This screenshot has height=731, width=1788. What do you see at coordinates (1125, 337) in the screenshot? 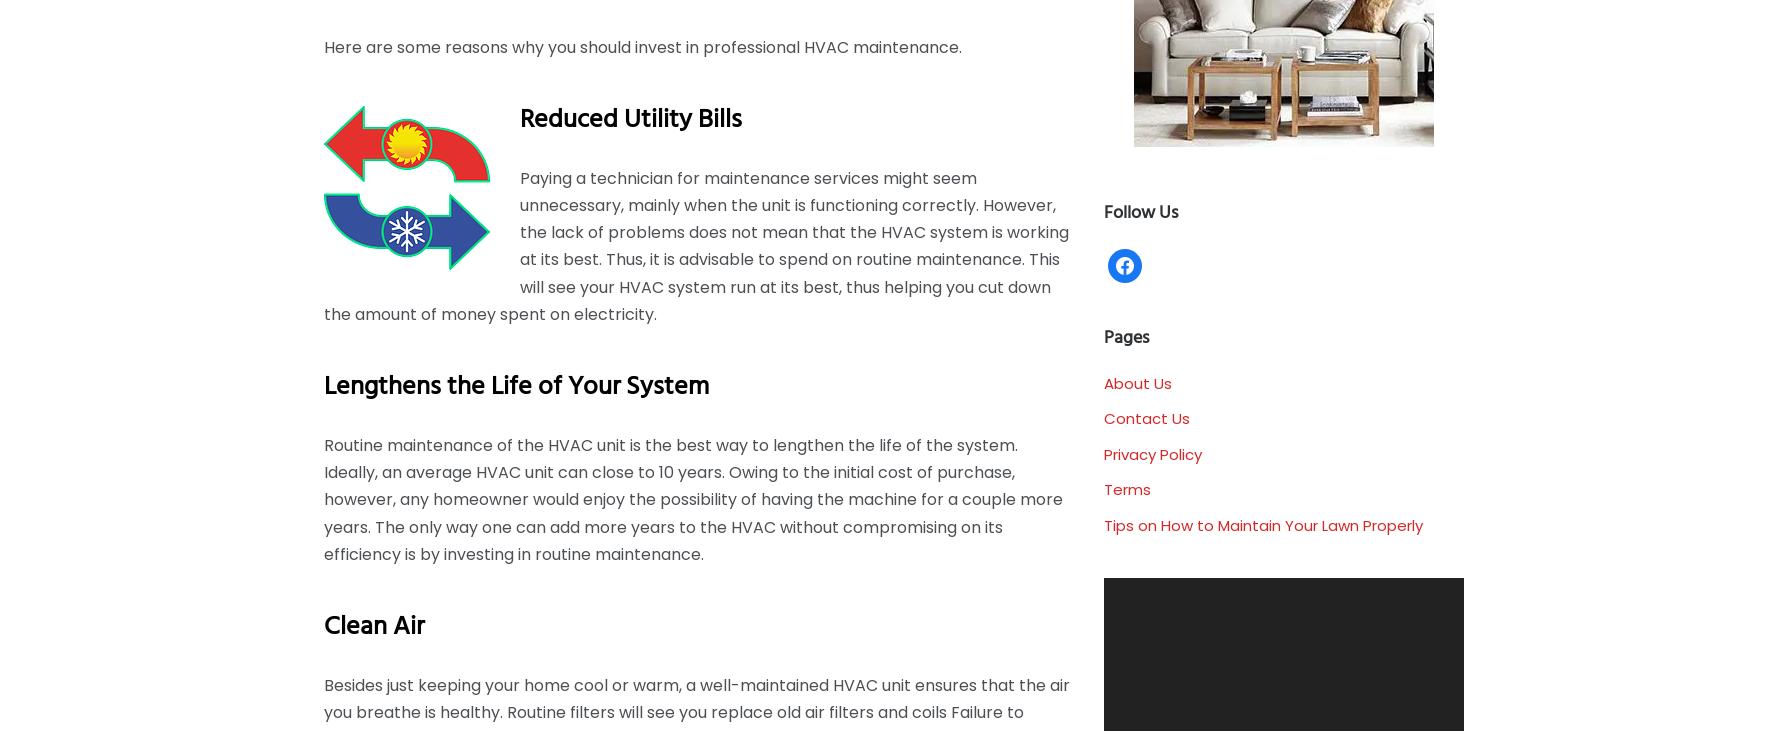
I see `'Pages'` at bounding box center [1125, 337].